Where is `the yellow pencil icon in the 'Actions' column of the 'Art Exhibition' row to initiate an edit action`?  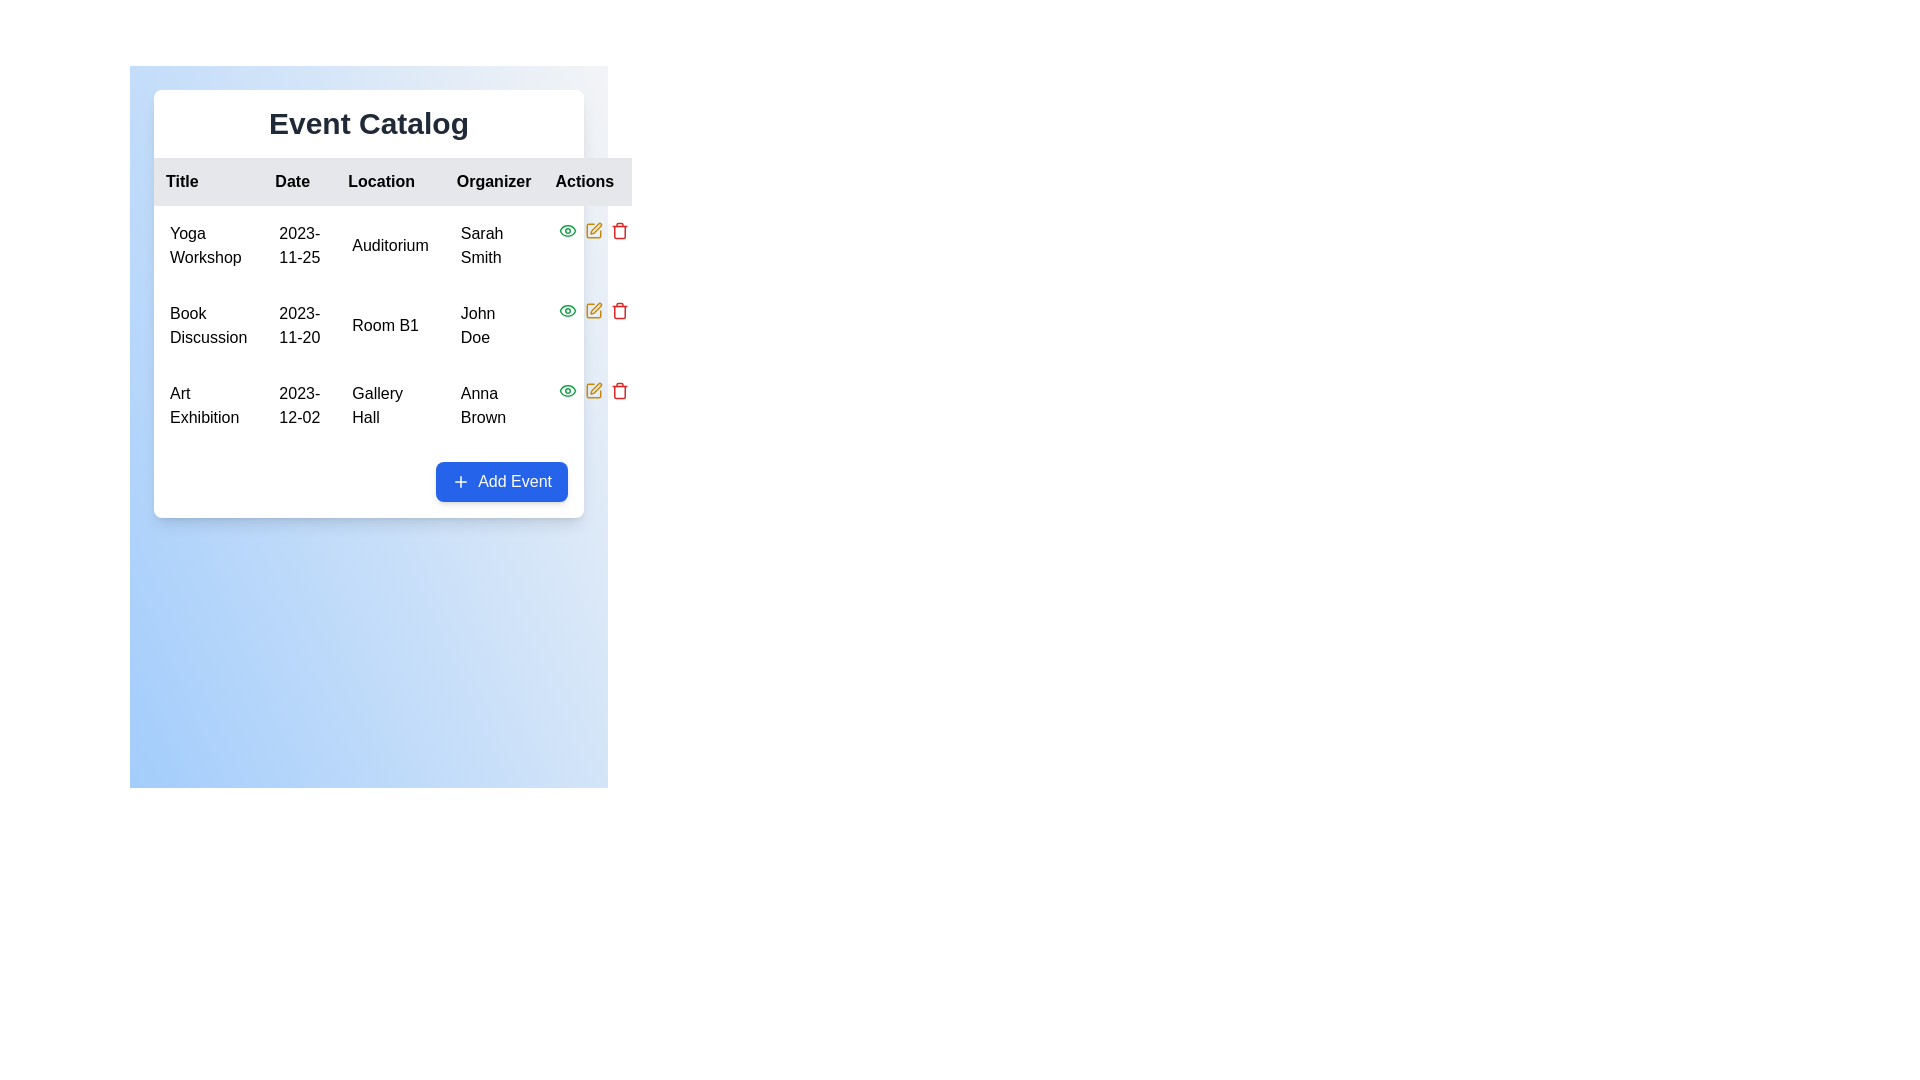
the yellow pencil icon in the 'Actions' column of the 'Art Exhibition' row to initiate an edit action is located at coordinates (593, 390).